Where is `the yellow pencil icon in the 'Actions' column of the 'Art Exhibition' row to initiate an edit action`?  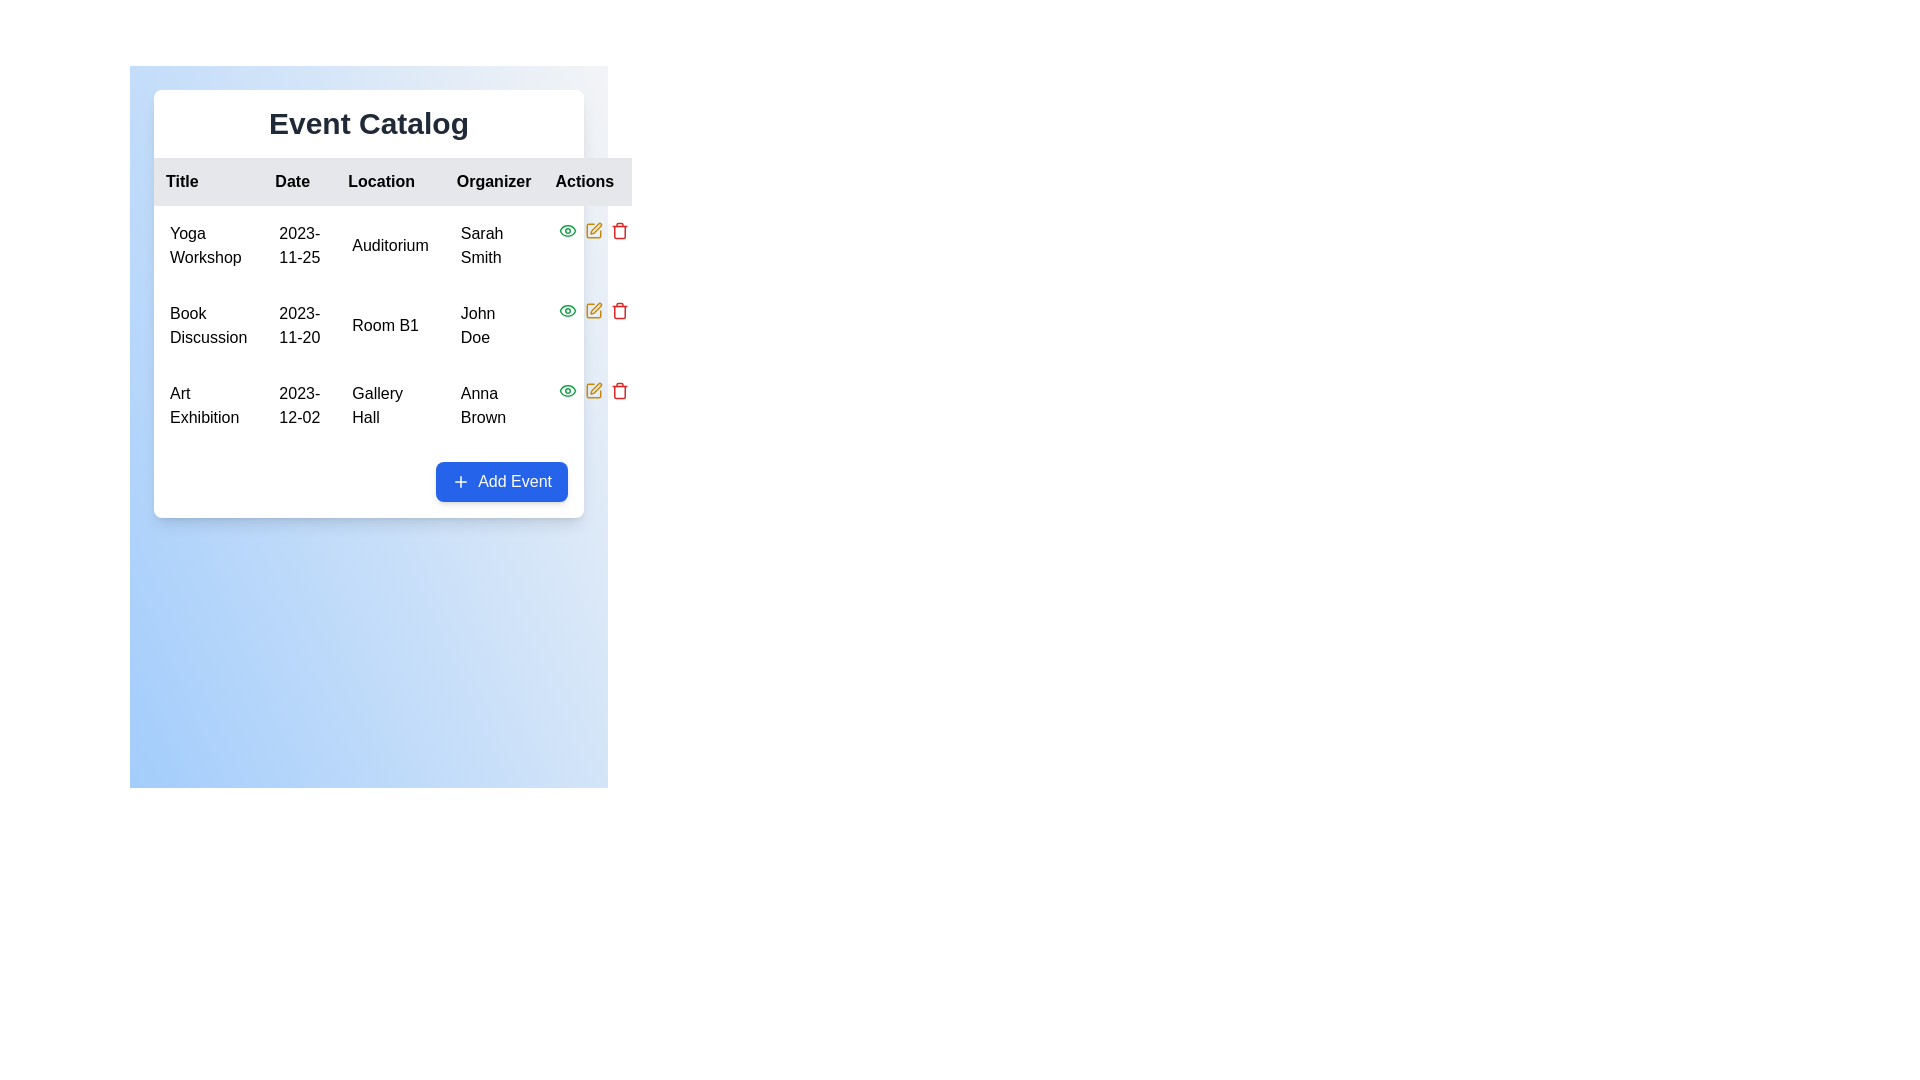
the yellow pencil icon in the 'Actions' column of the 'Art Exhibition' row to initiate an edit action is located at coordinates (593, 390).